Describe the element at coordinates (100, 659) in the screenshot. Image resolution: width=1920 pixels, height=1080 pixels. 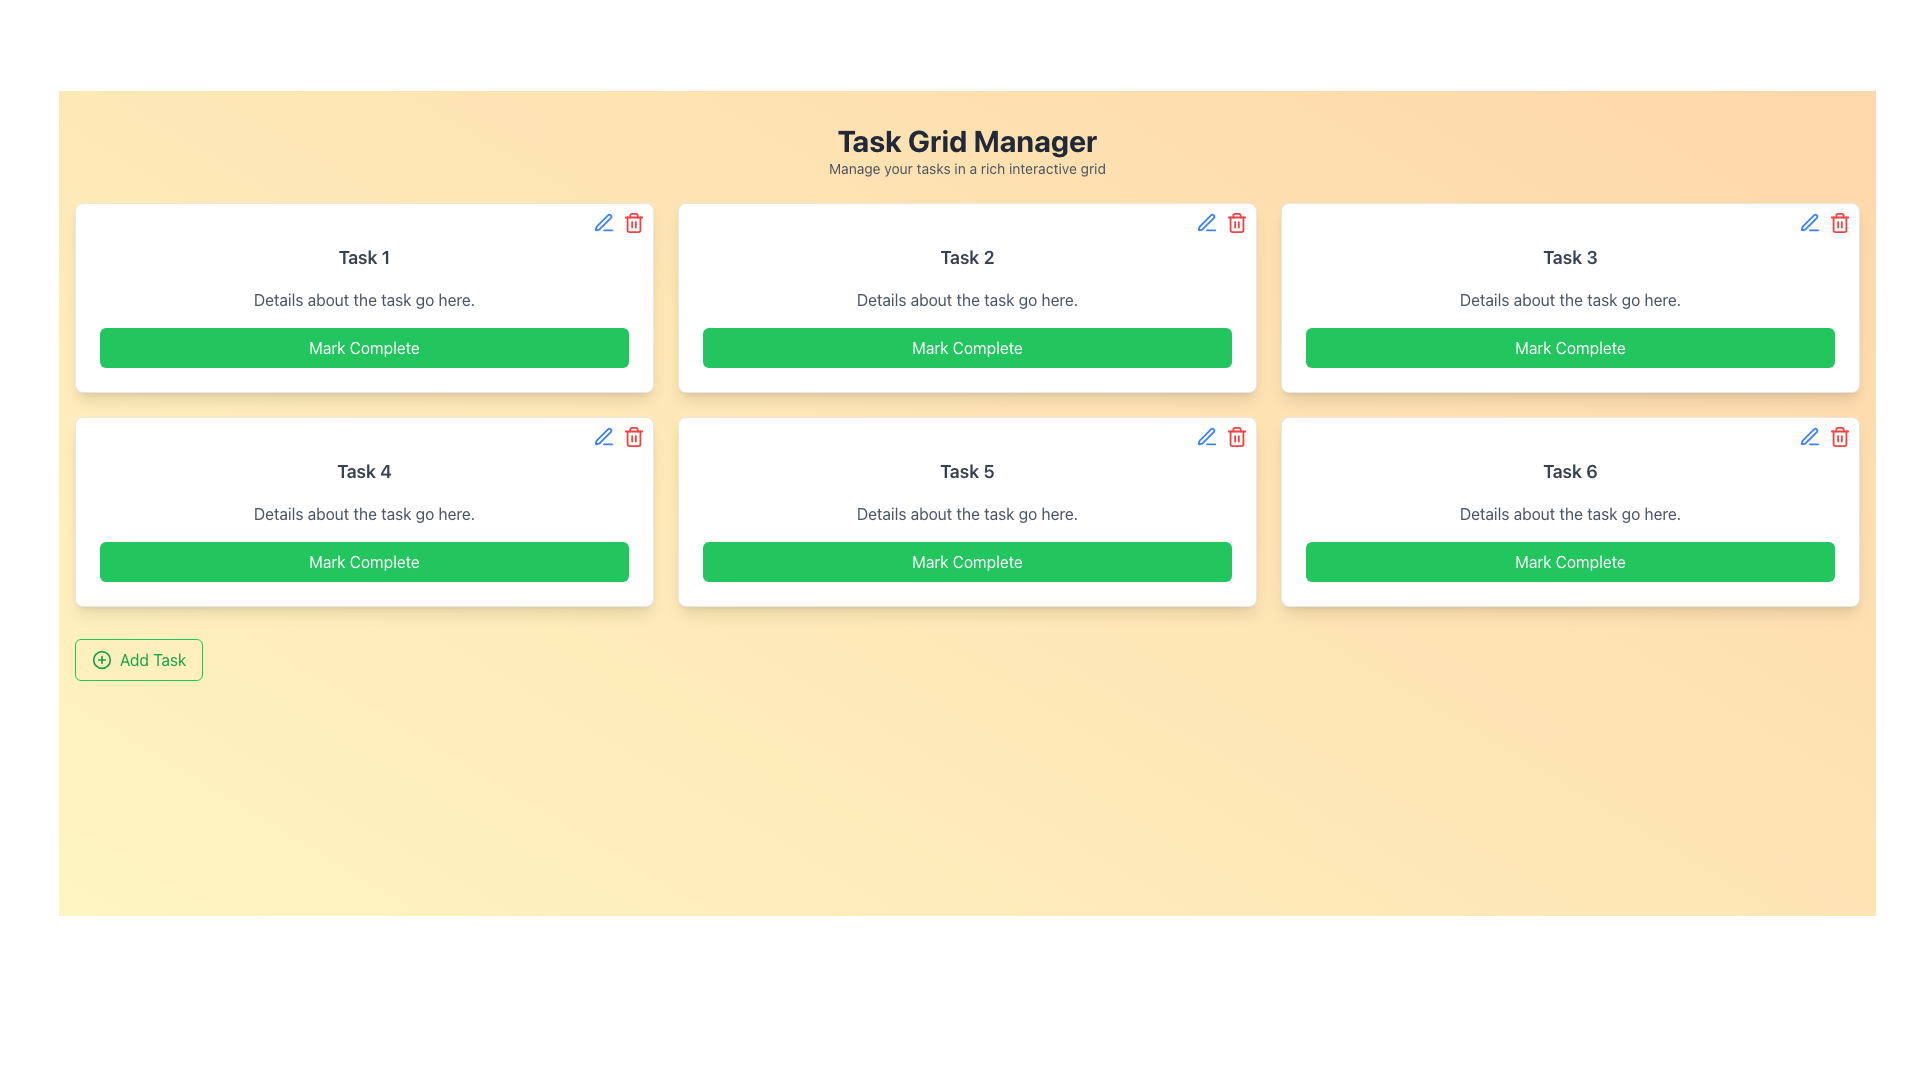
I see `the green circular '+' icon inside the 'Add Task' button located at the bottom left of the interface` at that location.